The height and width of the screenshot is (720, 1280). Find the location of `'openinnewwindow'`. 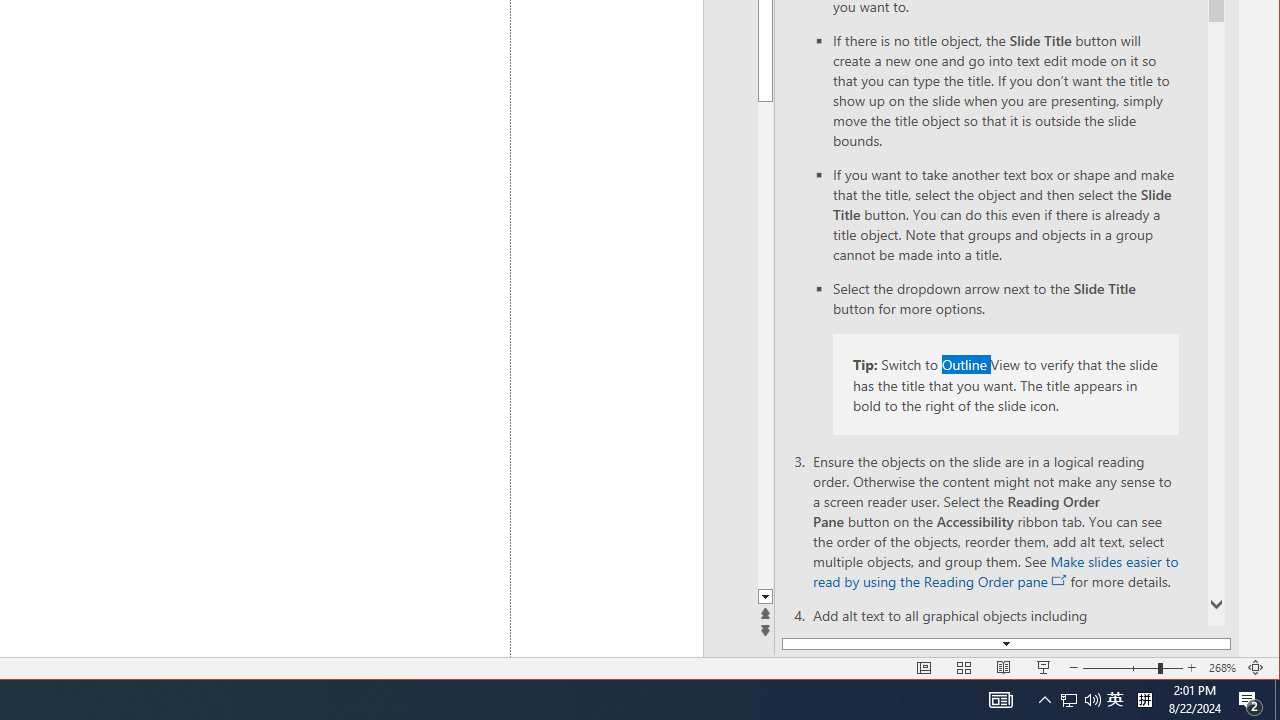

'openinnewwindow' is located at coordinates (1058, 581).